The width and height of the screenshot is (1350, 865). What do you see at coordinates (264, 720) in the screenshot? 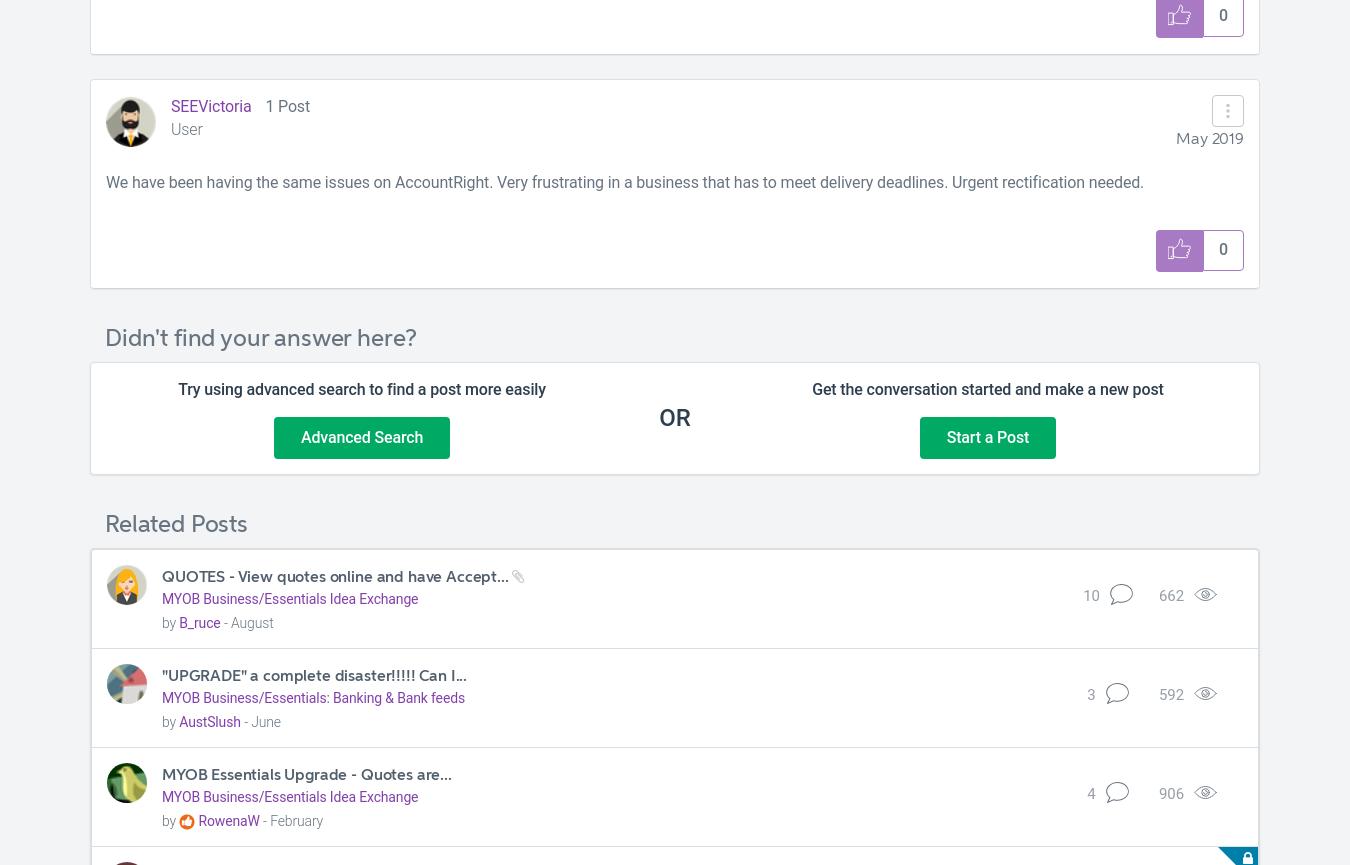
I see `'June'` at bounding box center [264, 720].